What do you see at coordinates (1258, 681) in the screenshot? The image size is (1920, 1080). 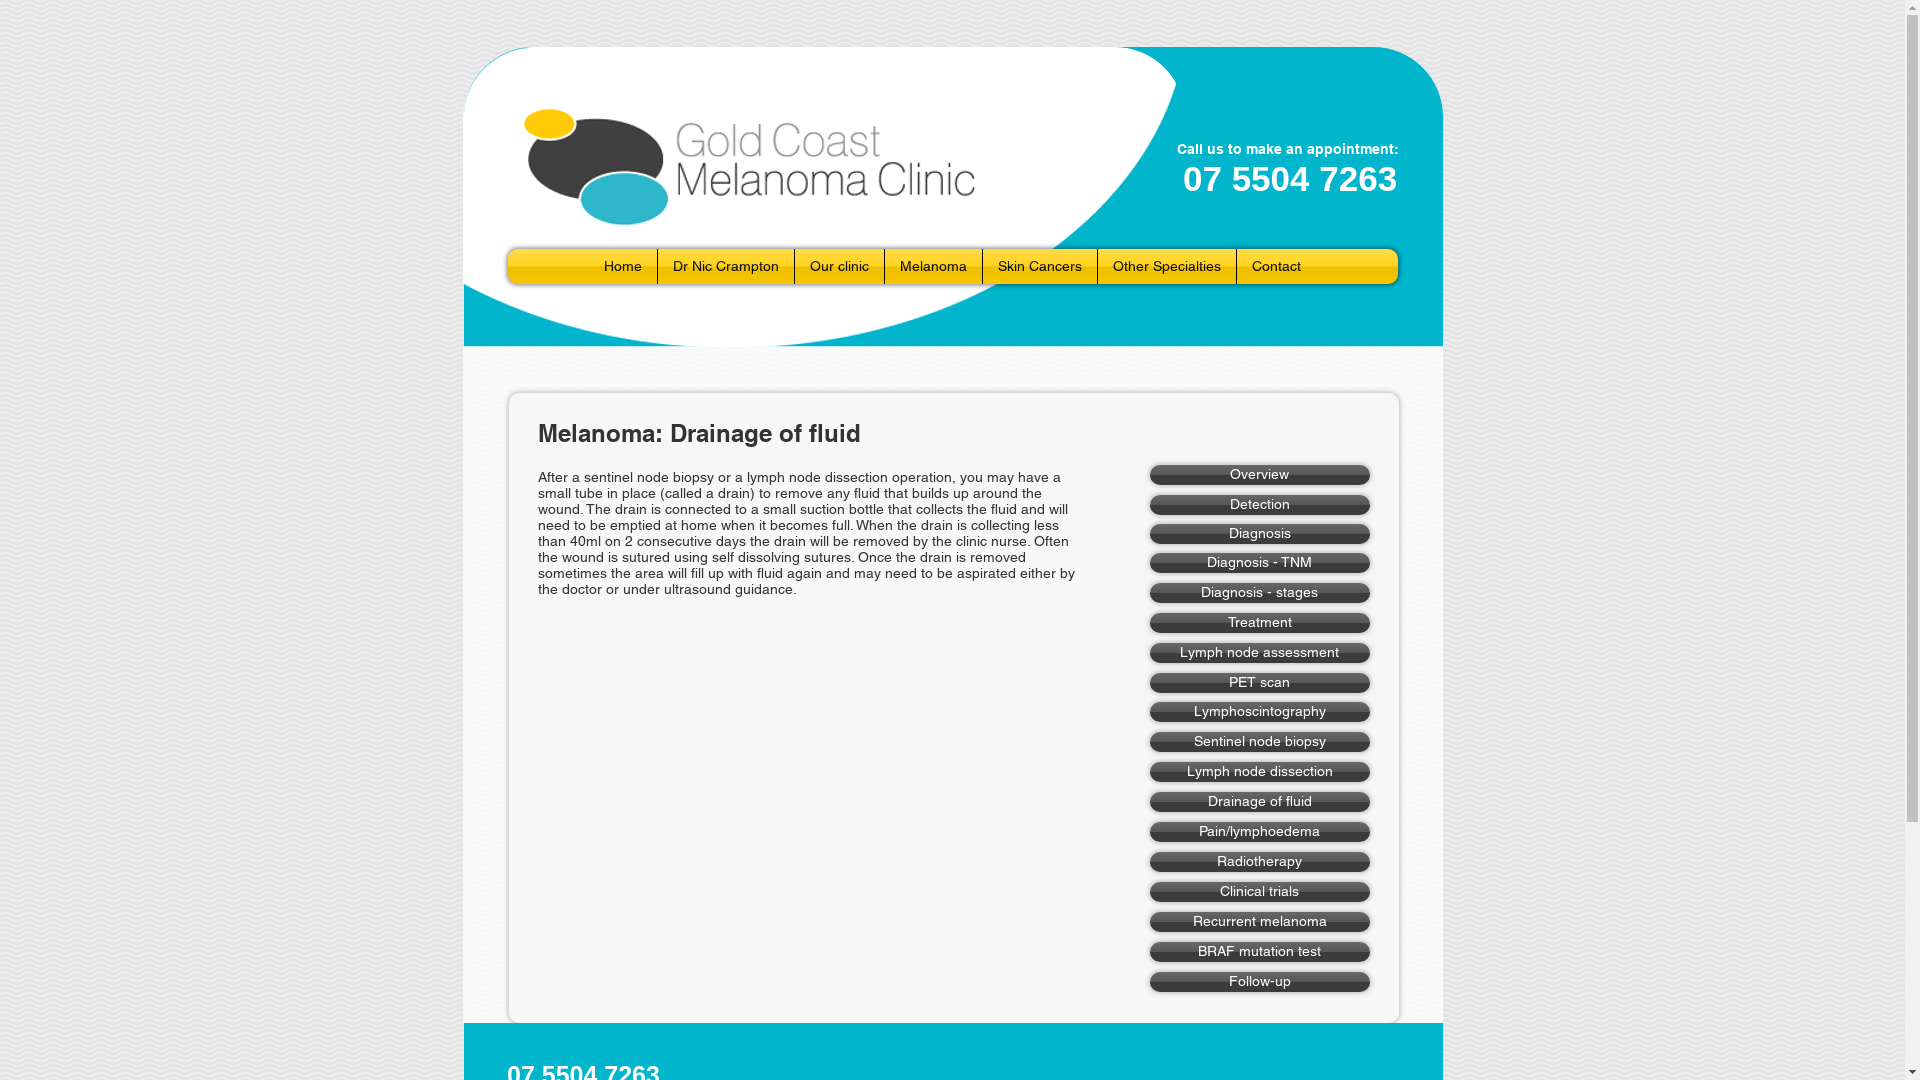 I see `'PET scan'` at bounding box center [1258, 681].